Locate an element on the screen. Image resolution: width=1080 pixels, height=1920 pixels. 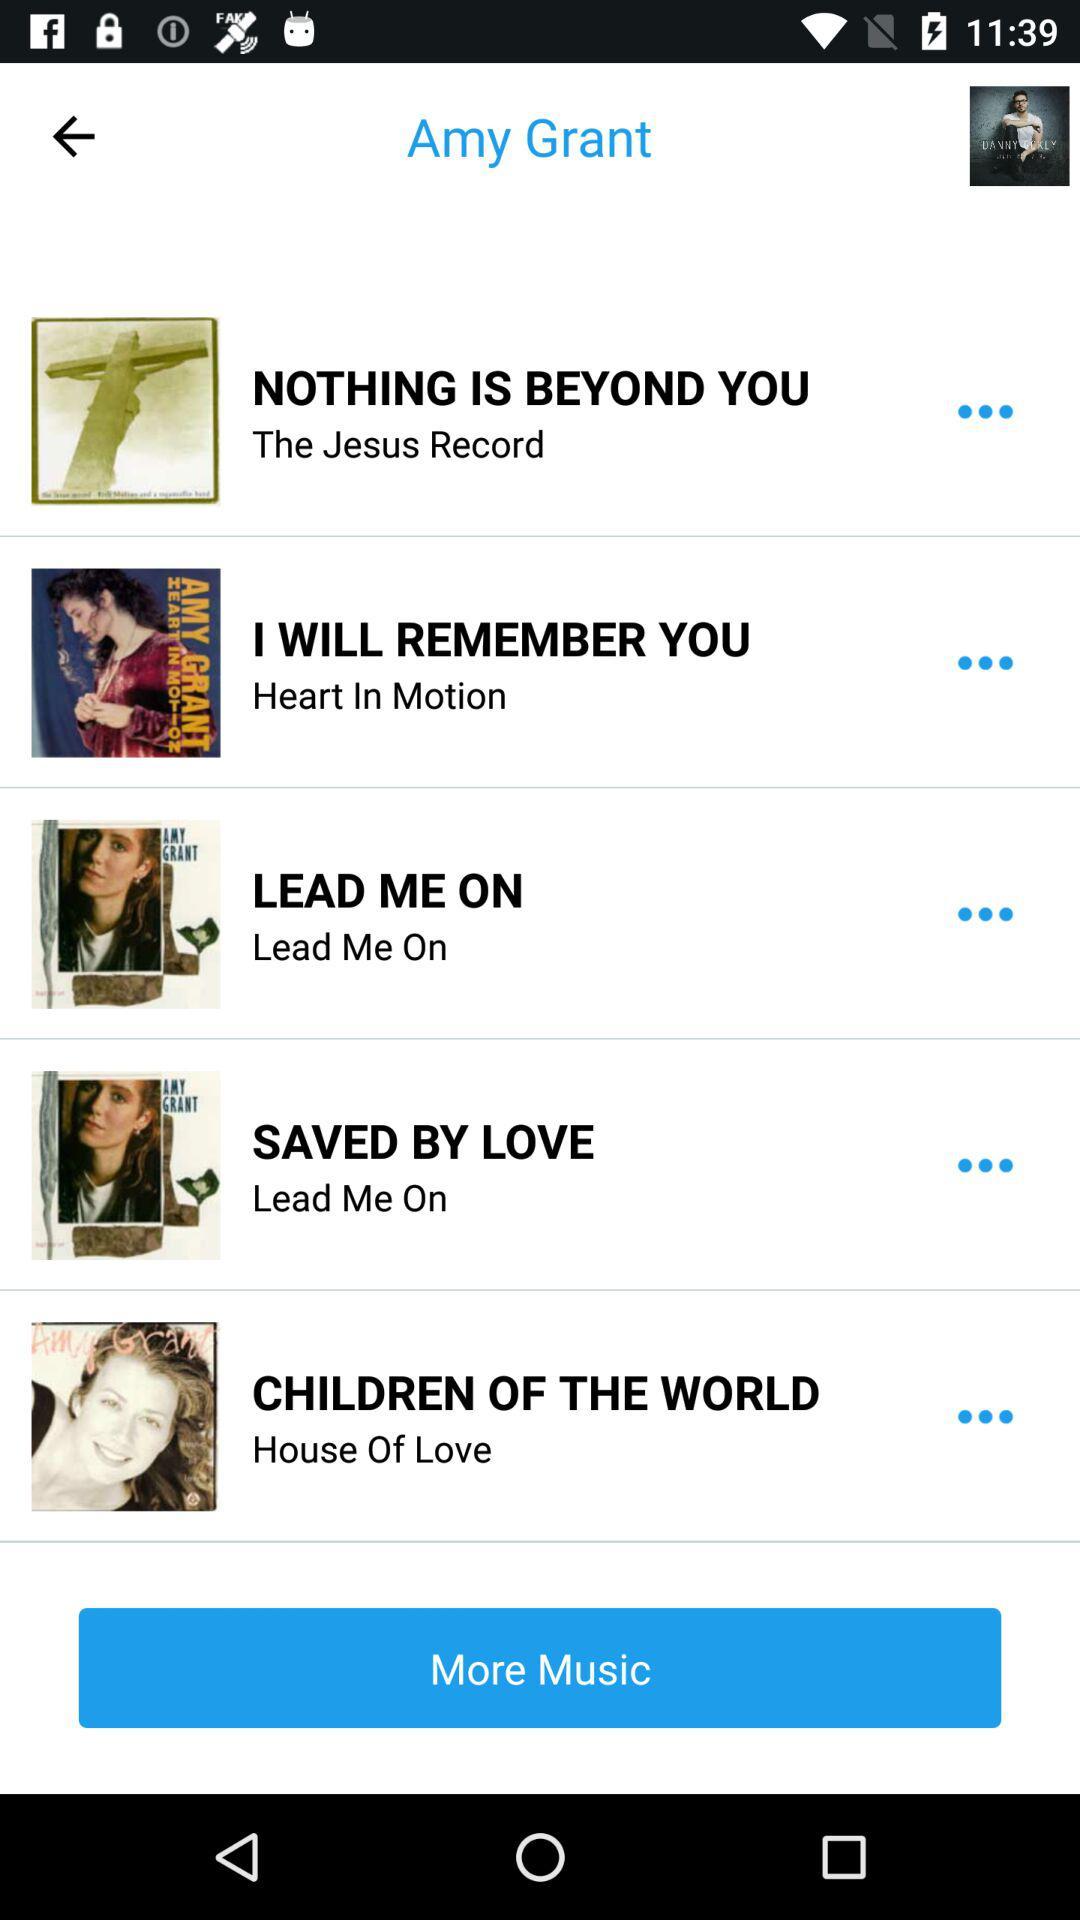
the icon above the lead me on icon is located at coordinates (379, 694).